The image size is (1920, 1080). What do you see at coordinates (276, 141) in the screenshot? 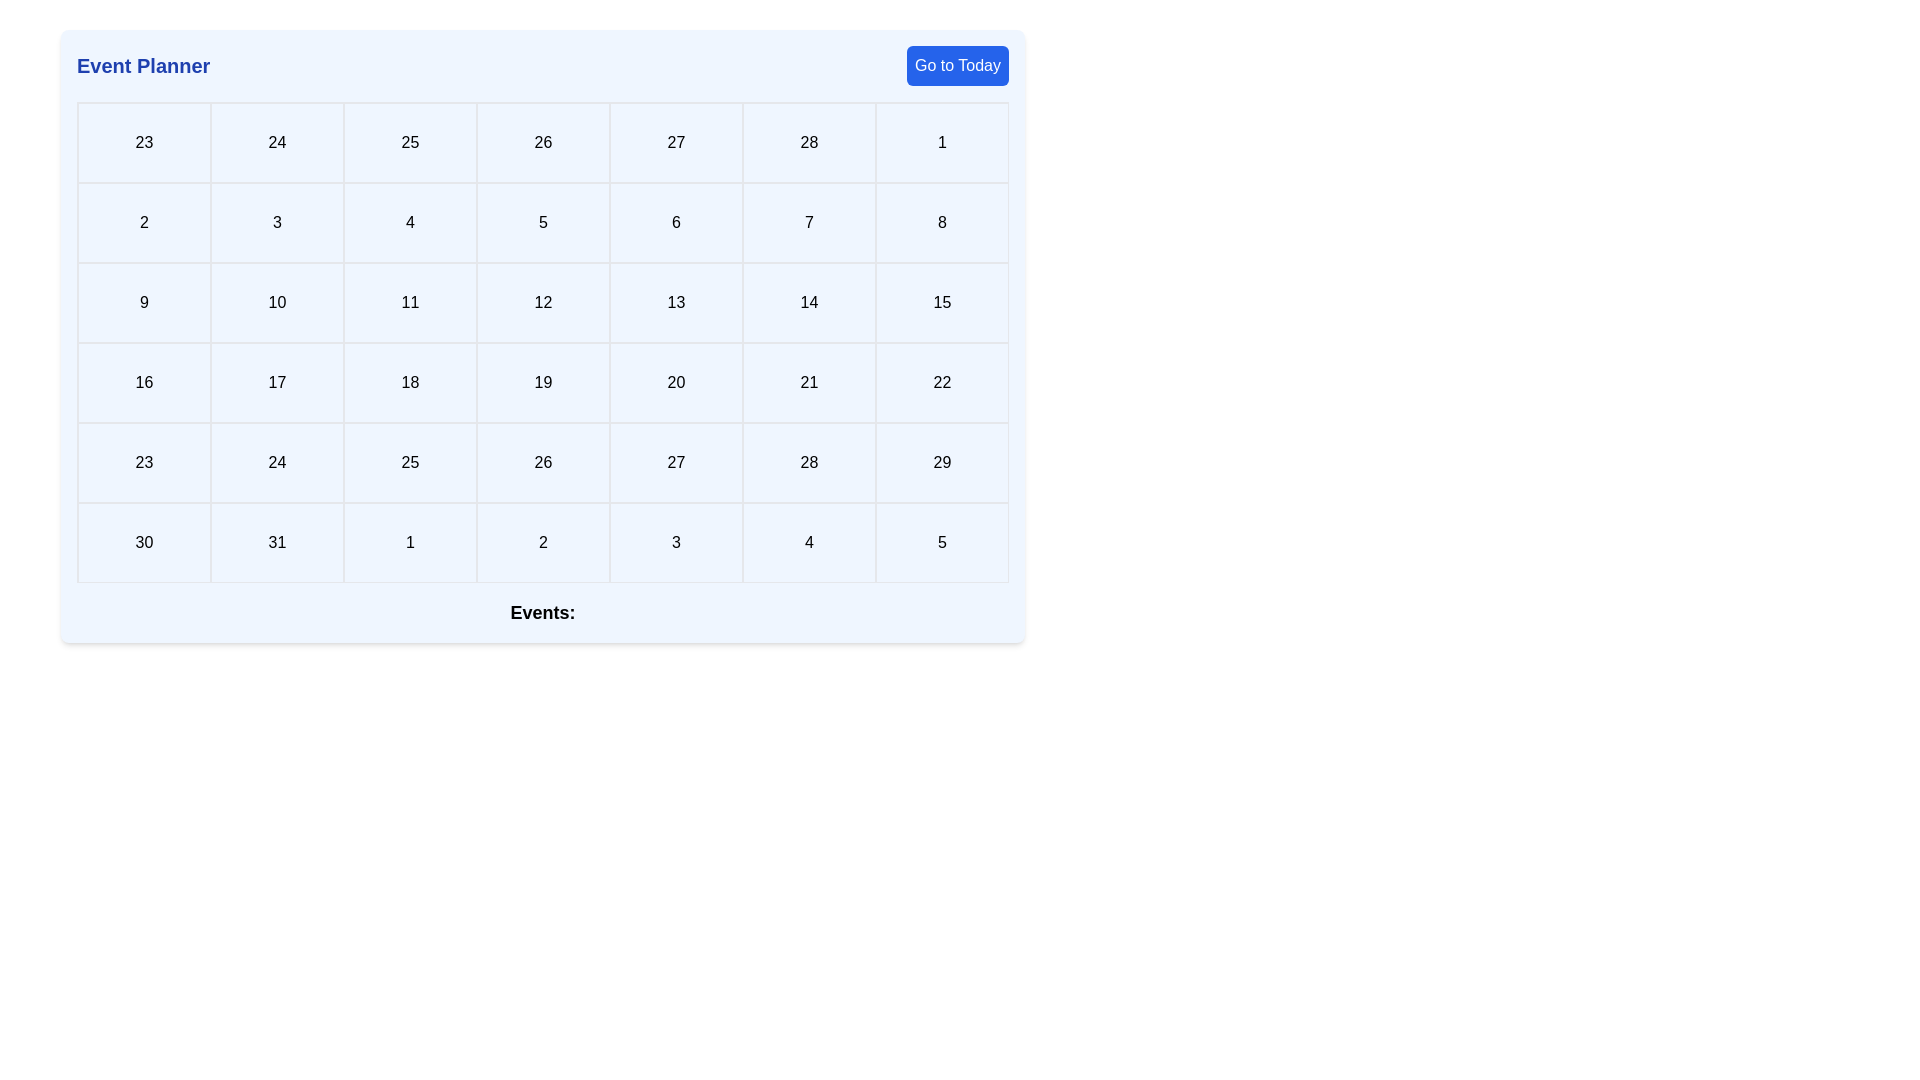
I see `the numeric display cell which shows the number '24', located in the first row of a 7-column grid, as the second cell from the left` at bounding box center [276, 141].